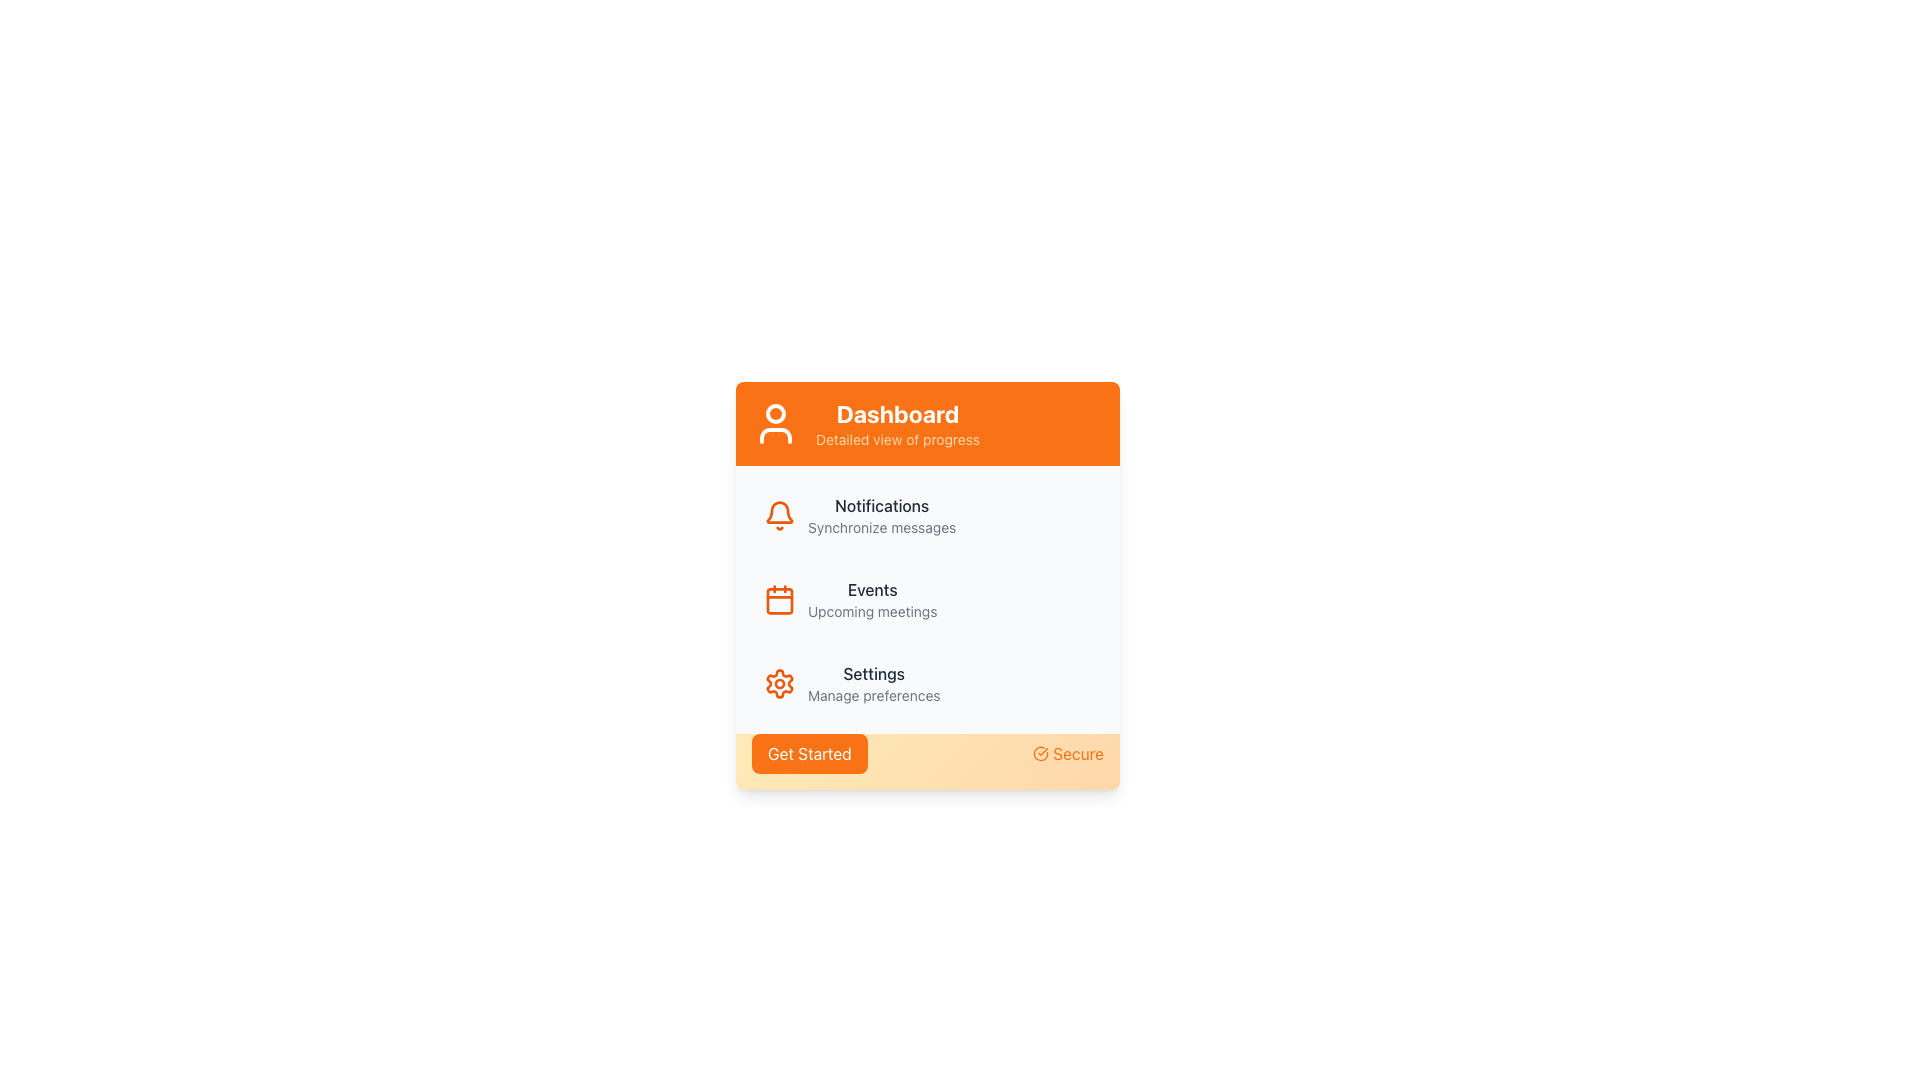 The width and height of the screenshot is (1920, 1080). What do you see at coordinates (775, 423) in the screenshot?
I see `the user profile icon located at the top-left corner of the Dashboard card, which serves as a visual aid for identifying the Dashboard section` at bounding box center [775, 423].